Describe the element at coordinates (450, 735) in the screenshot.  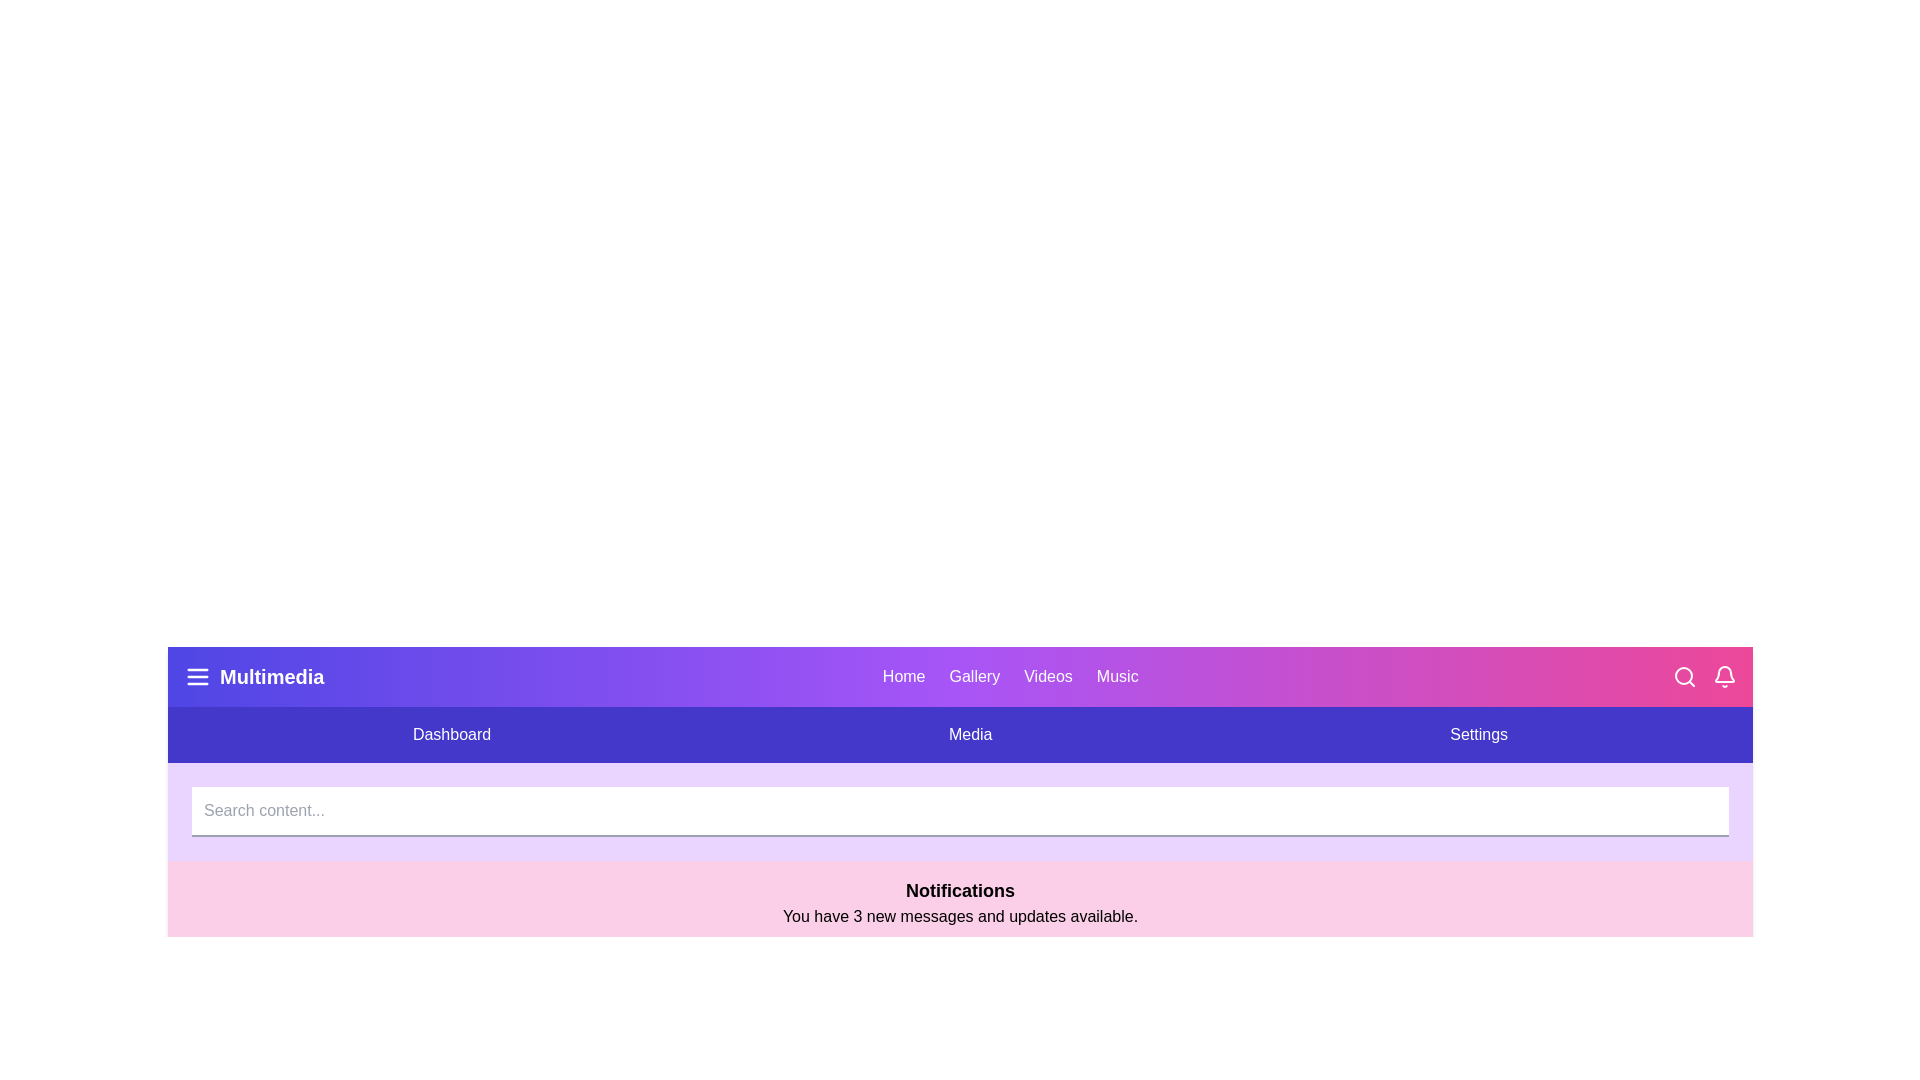
I see `the sub-menu item Dashboard` at that location.